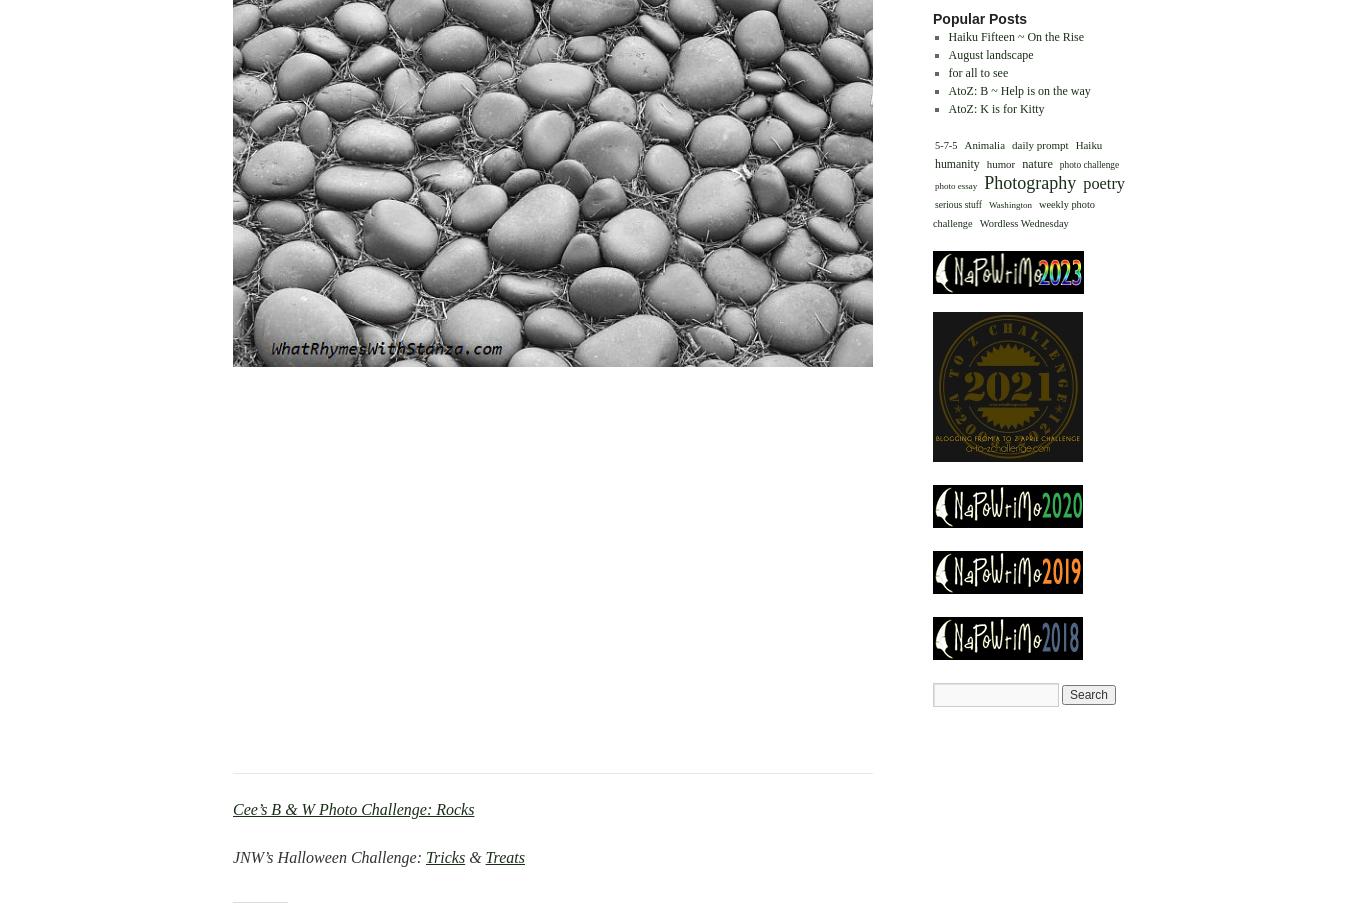 The height and width of the screenshot is (905, 1366). What do you see at coordinates (1010, 202) in the screenshot?
I see `'Washington'` at bounding box center [1010, 202].